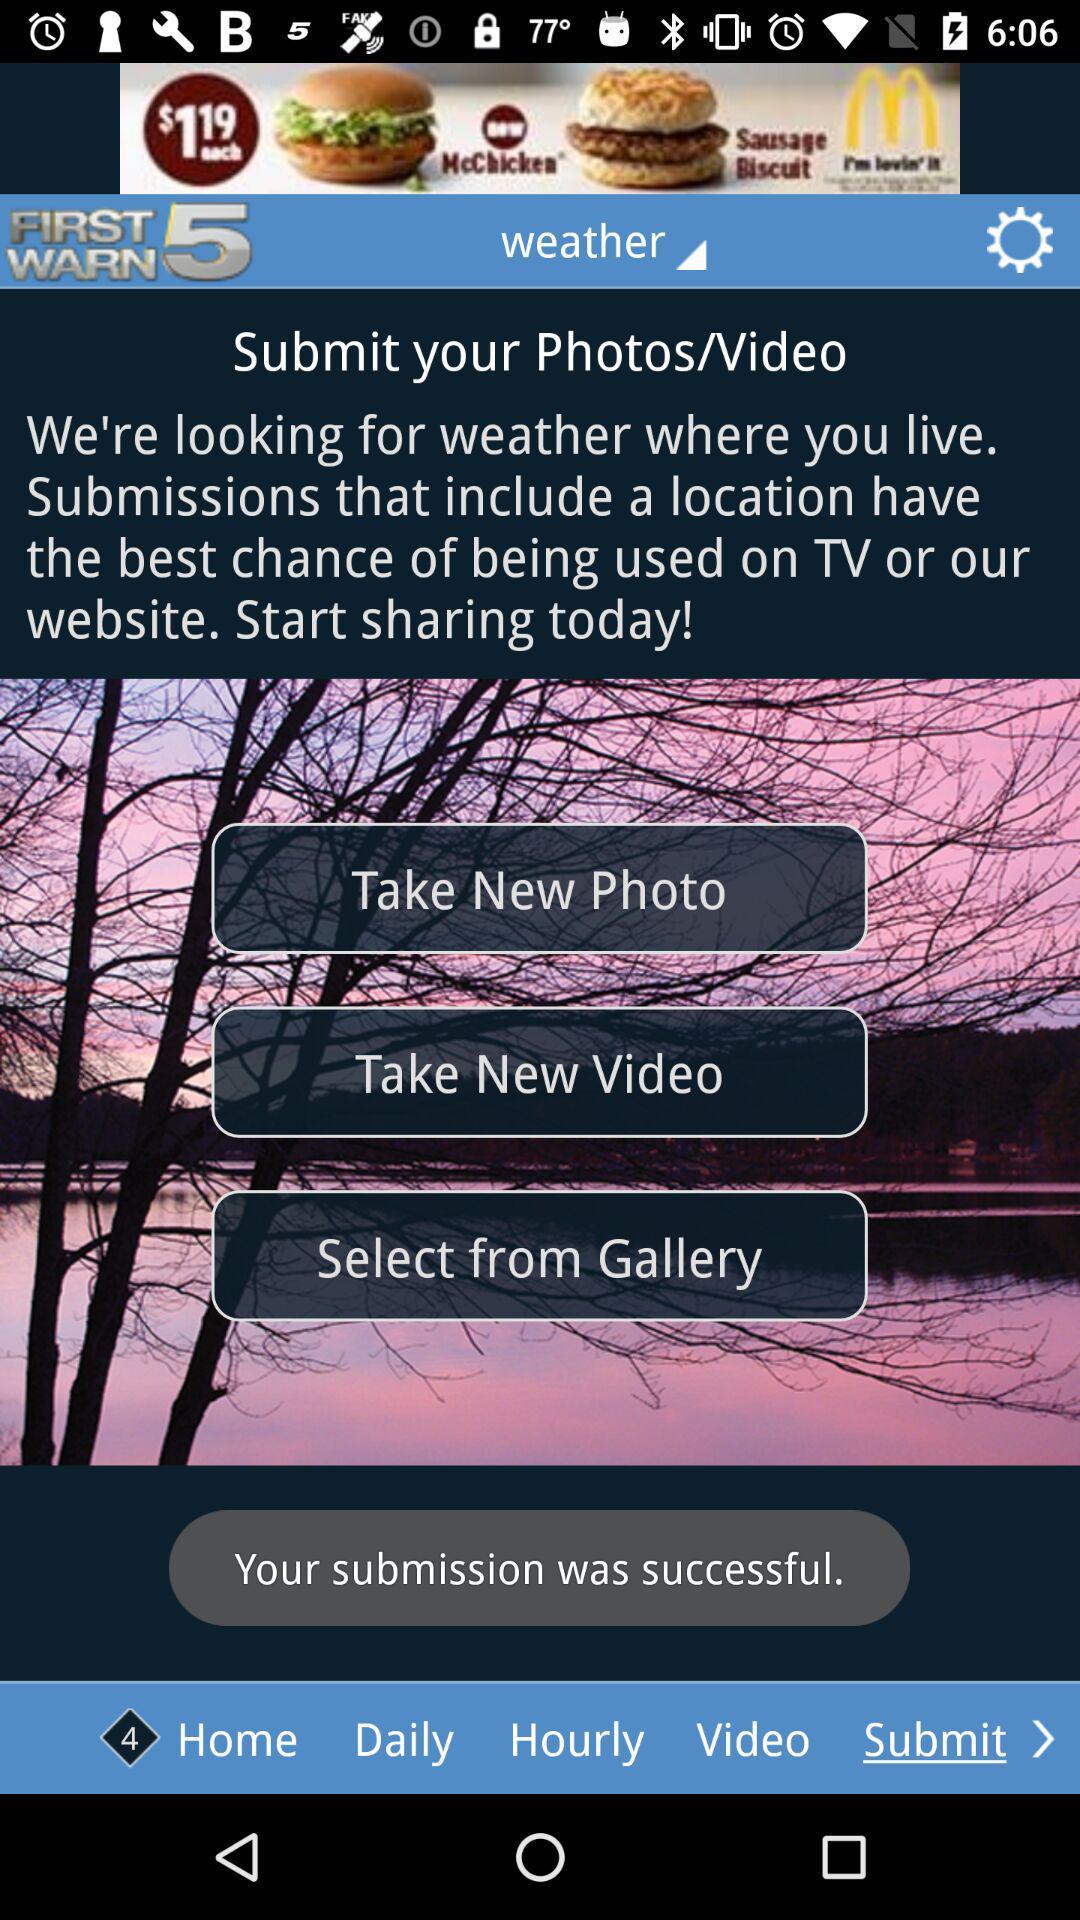 This screenshot has width=1080, height=1920. What do you see at coordinates (1042, 1737) in the screenshot?
I see `the arrow_forward icon` at bounding box center [1042, 1737].